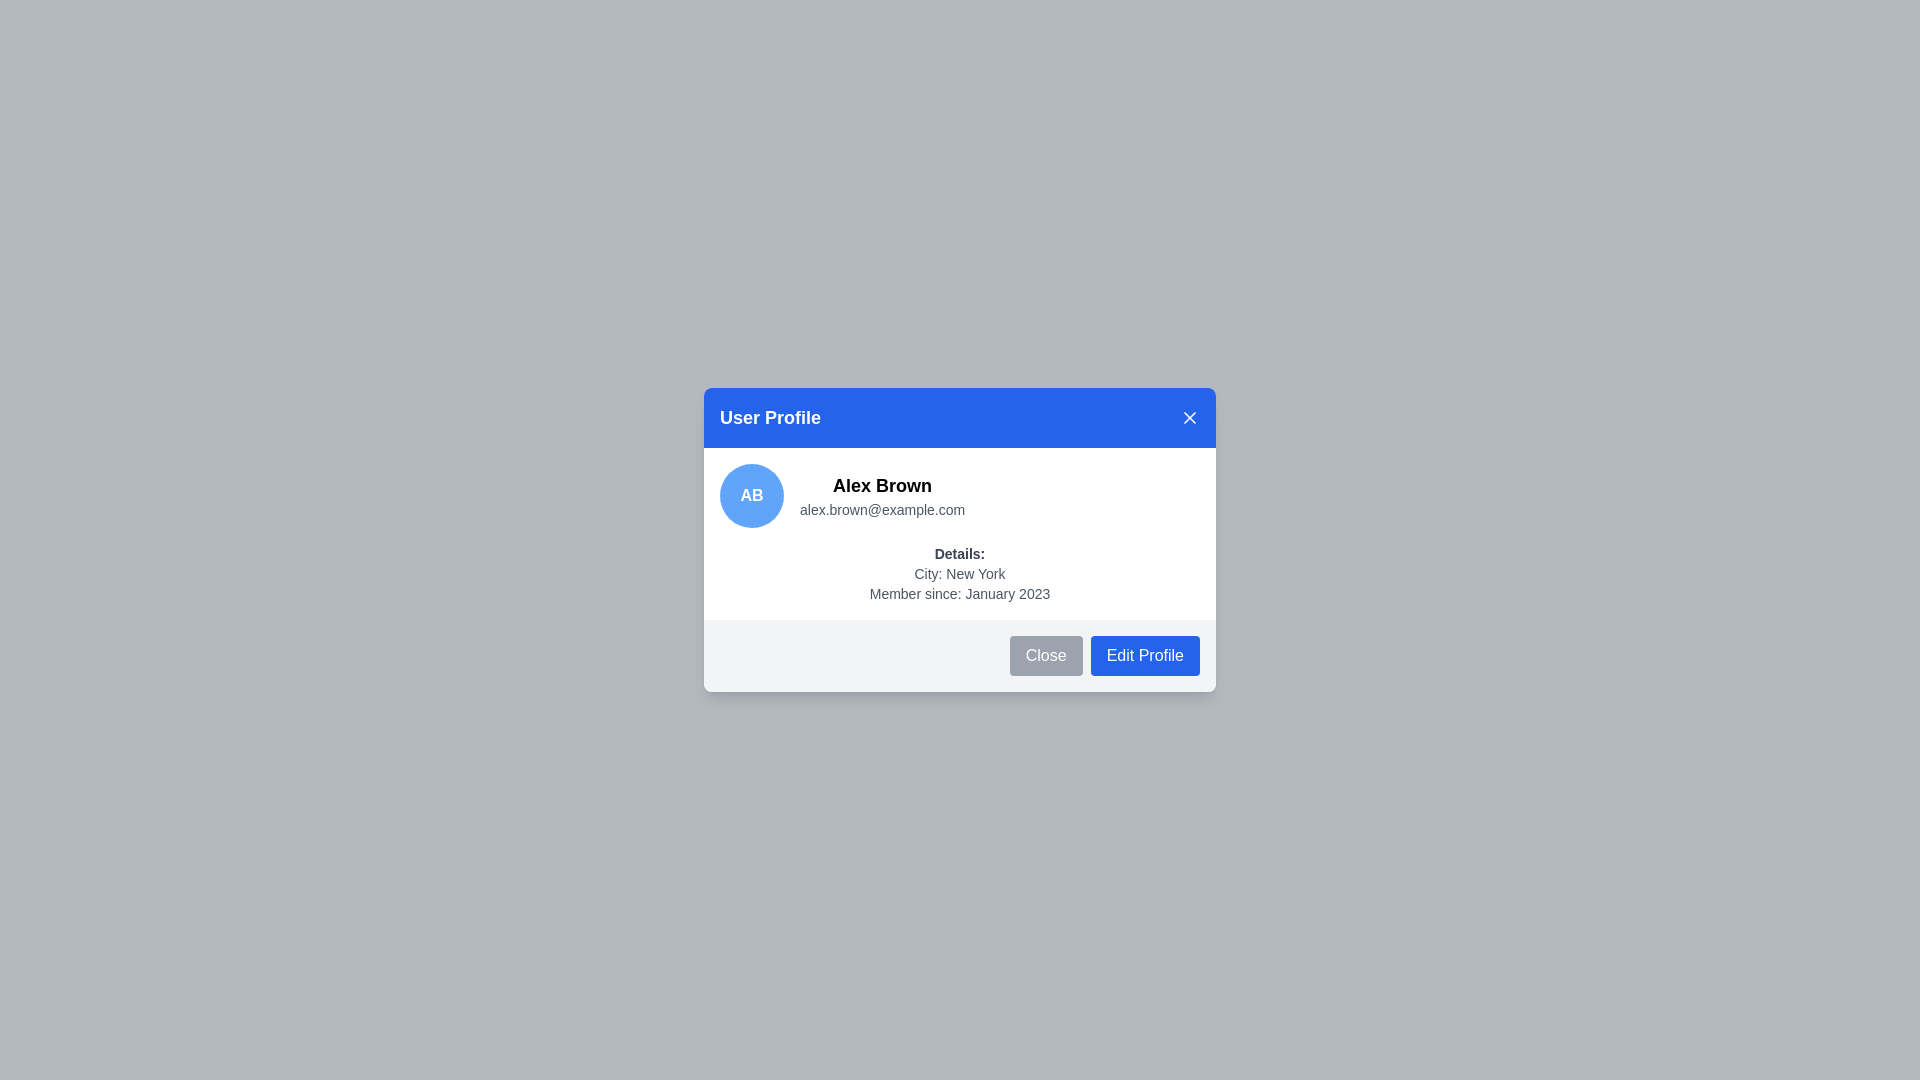 The height and width of the screenshot is (1080, 1920). I want to click on the Static Text Label displaying 'Details:' which is positioned at the top of the user information section in the user profile card, so click(960, 554).